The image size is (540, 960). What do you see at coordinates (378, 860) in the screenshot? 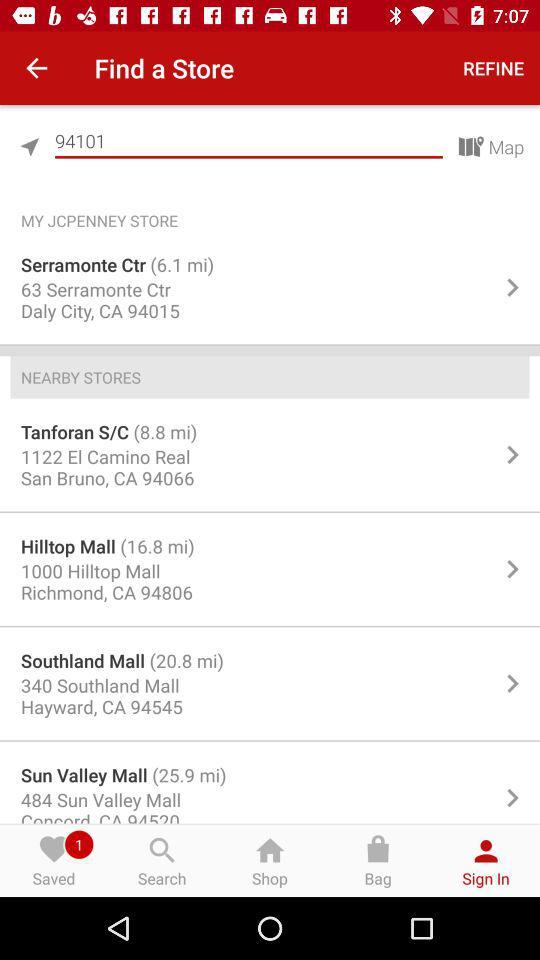
I see `bag` at bounding box center [378, 860].